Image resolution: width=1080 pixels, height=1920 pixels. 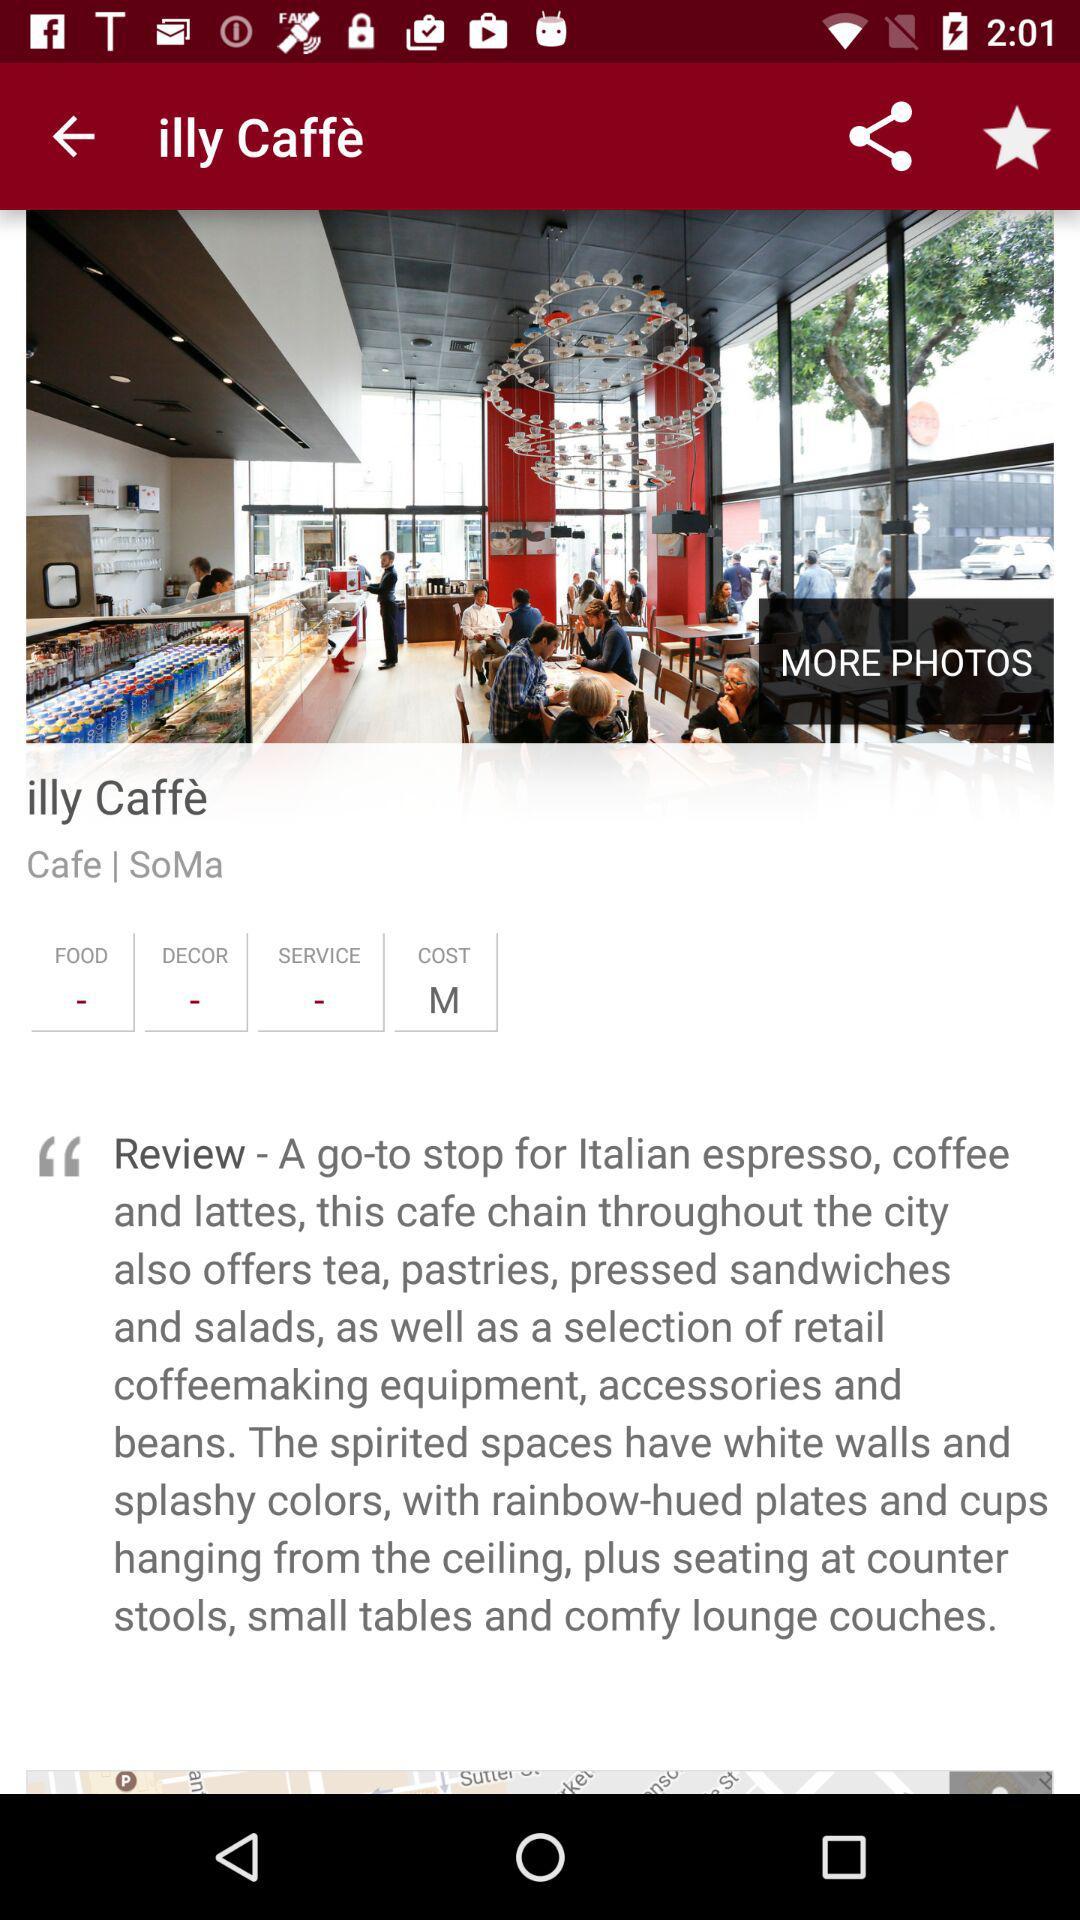 What do you see at coordinates (1000, 1782) in the screenshot?
I see `icon at the bottom right corner` at bounding box center [1000, 1782].